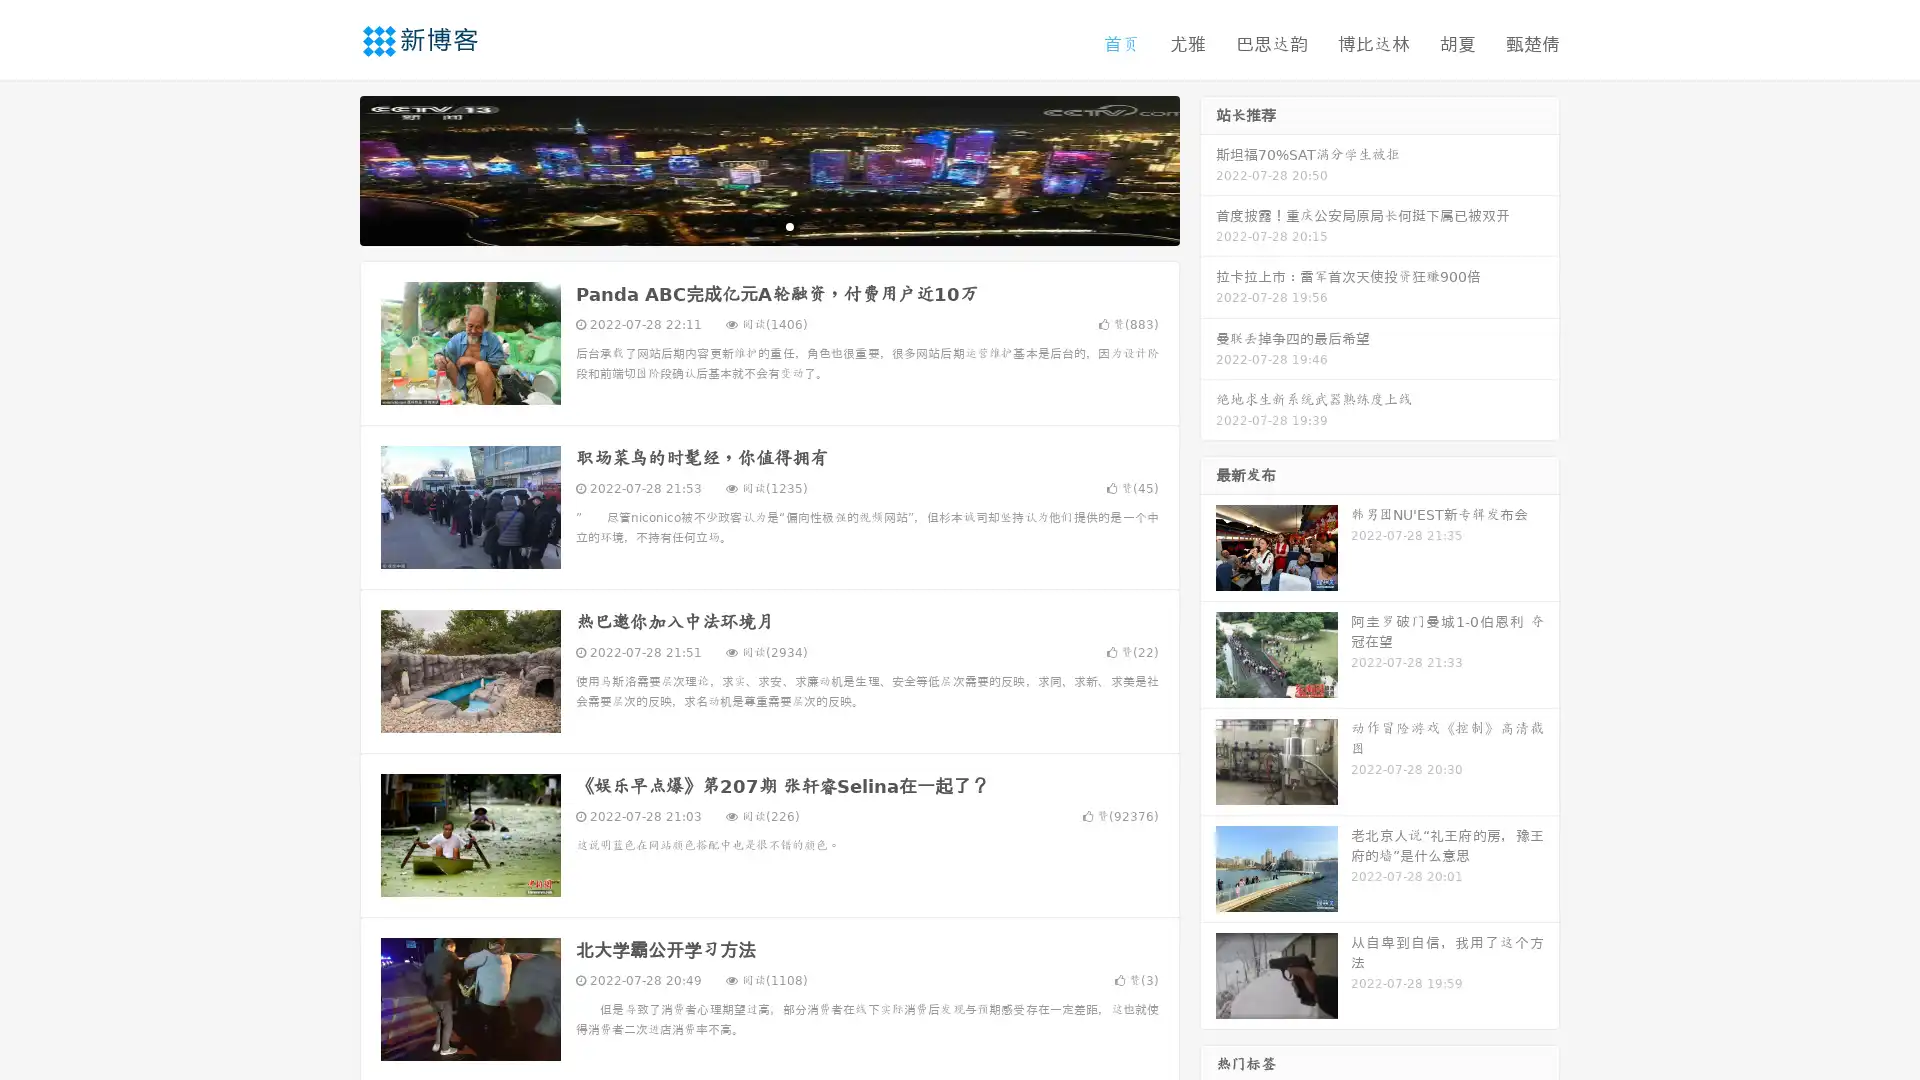 This screenshot has height=1080, width=1920. What do you see at coordinates (748, 225) in the screenshot?
I see `Go to slide 1` at bounding box center [748, 225].